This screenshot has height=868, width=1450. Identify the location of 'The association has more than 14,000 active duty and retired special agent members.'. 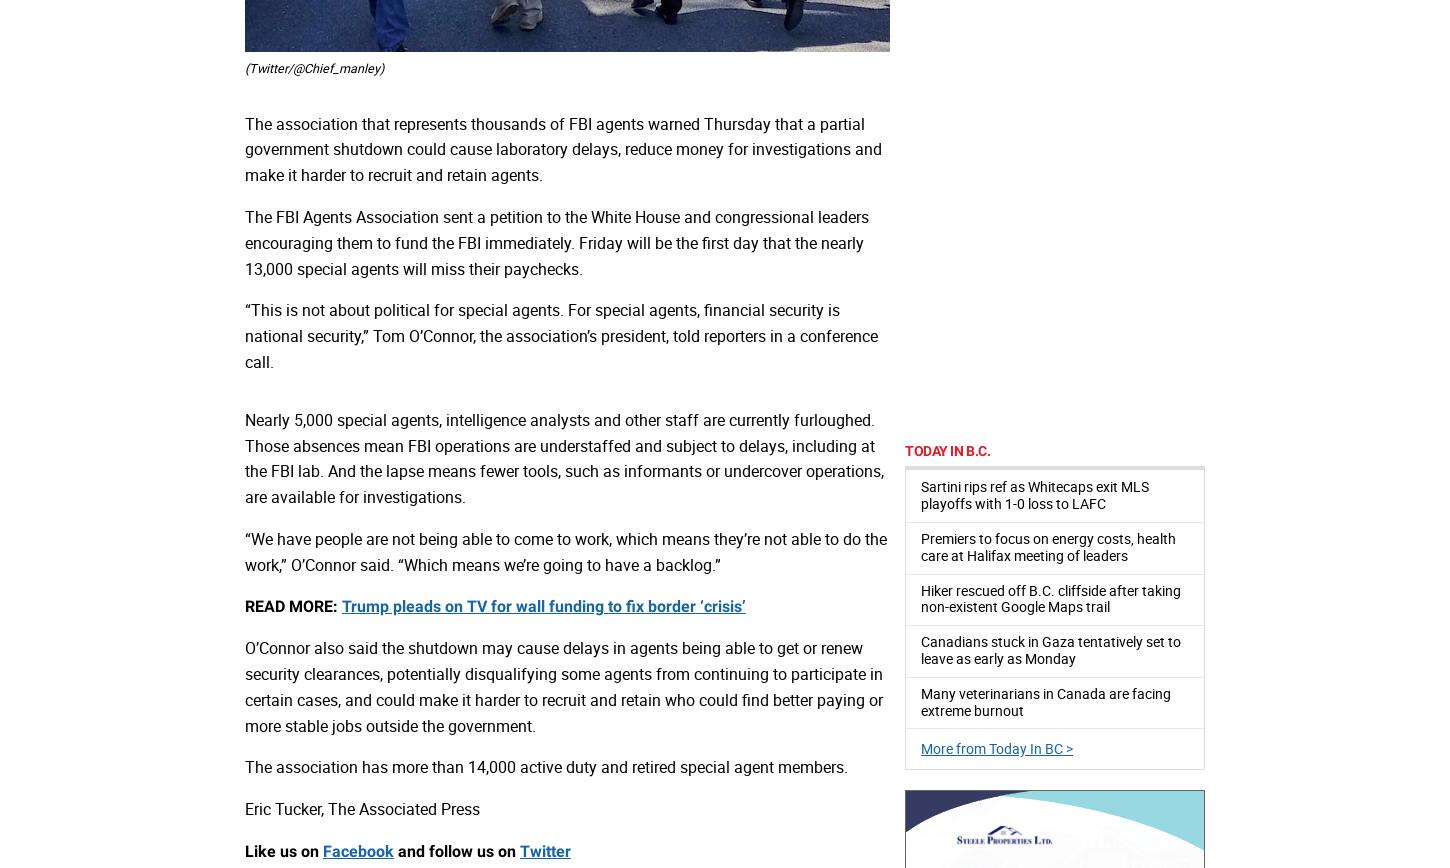
(546, 766).